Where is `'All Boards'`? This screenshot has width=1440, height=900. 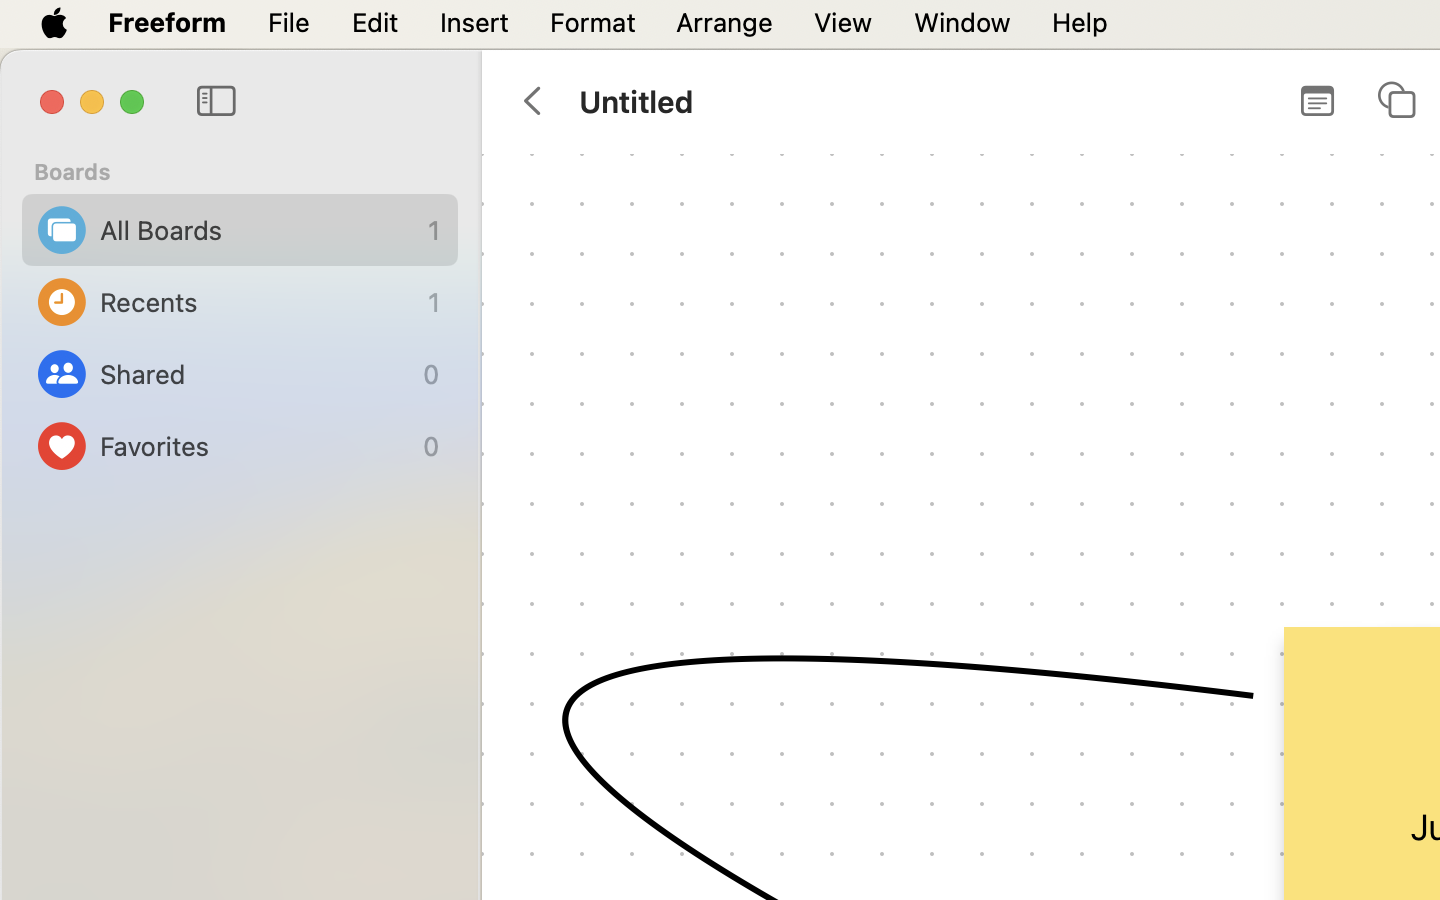 'All Boards' is located at coordinates (258, 229).